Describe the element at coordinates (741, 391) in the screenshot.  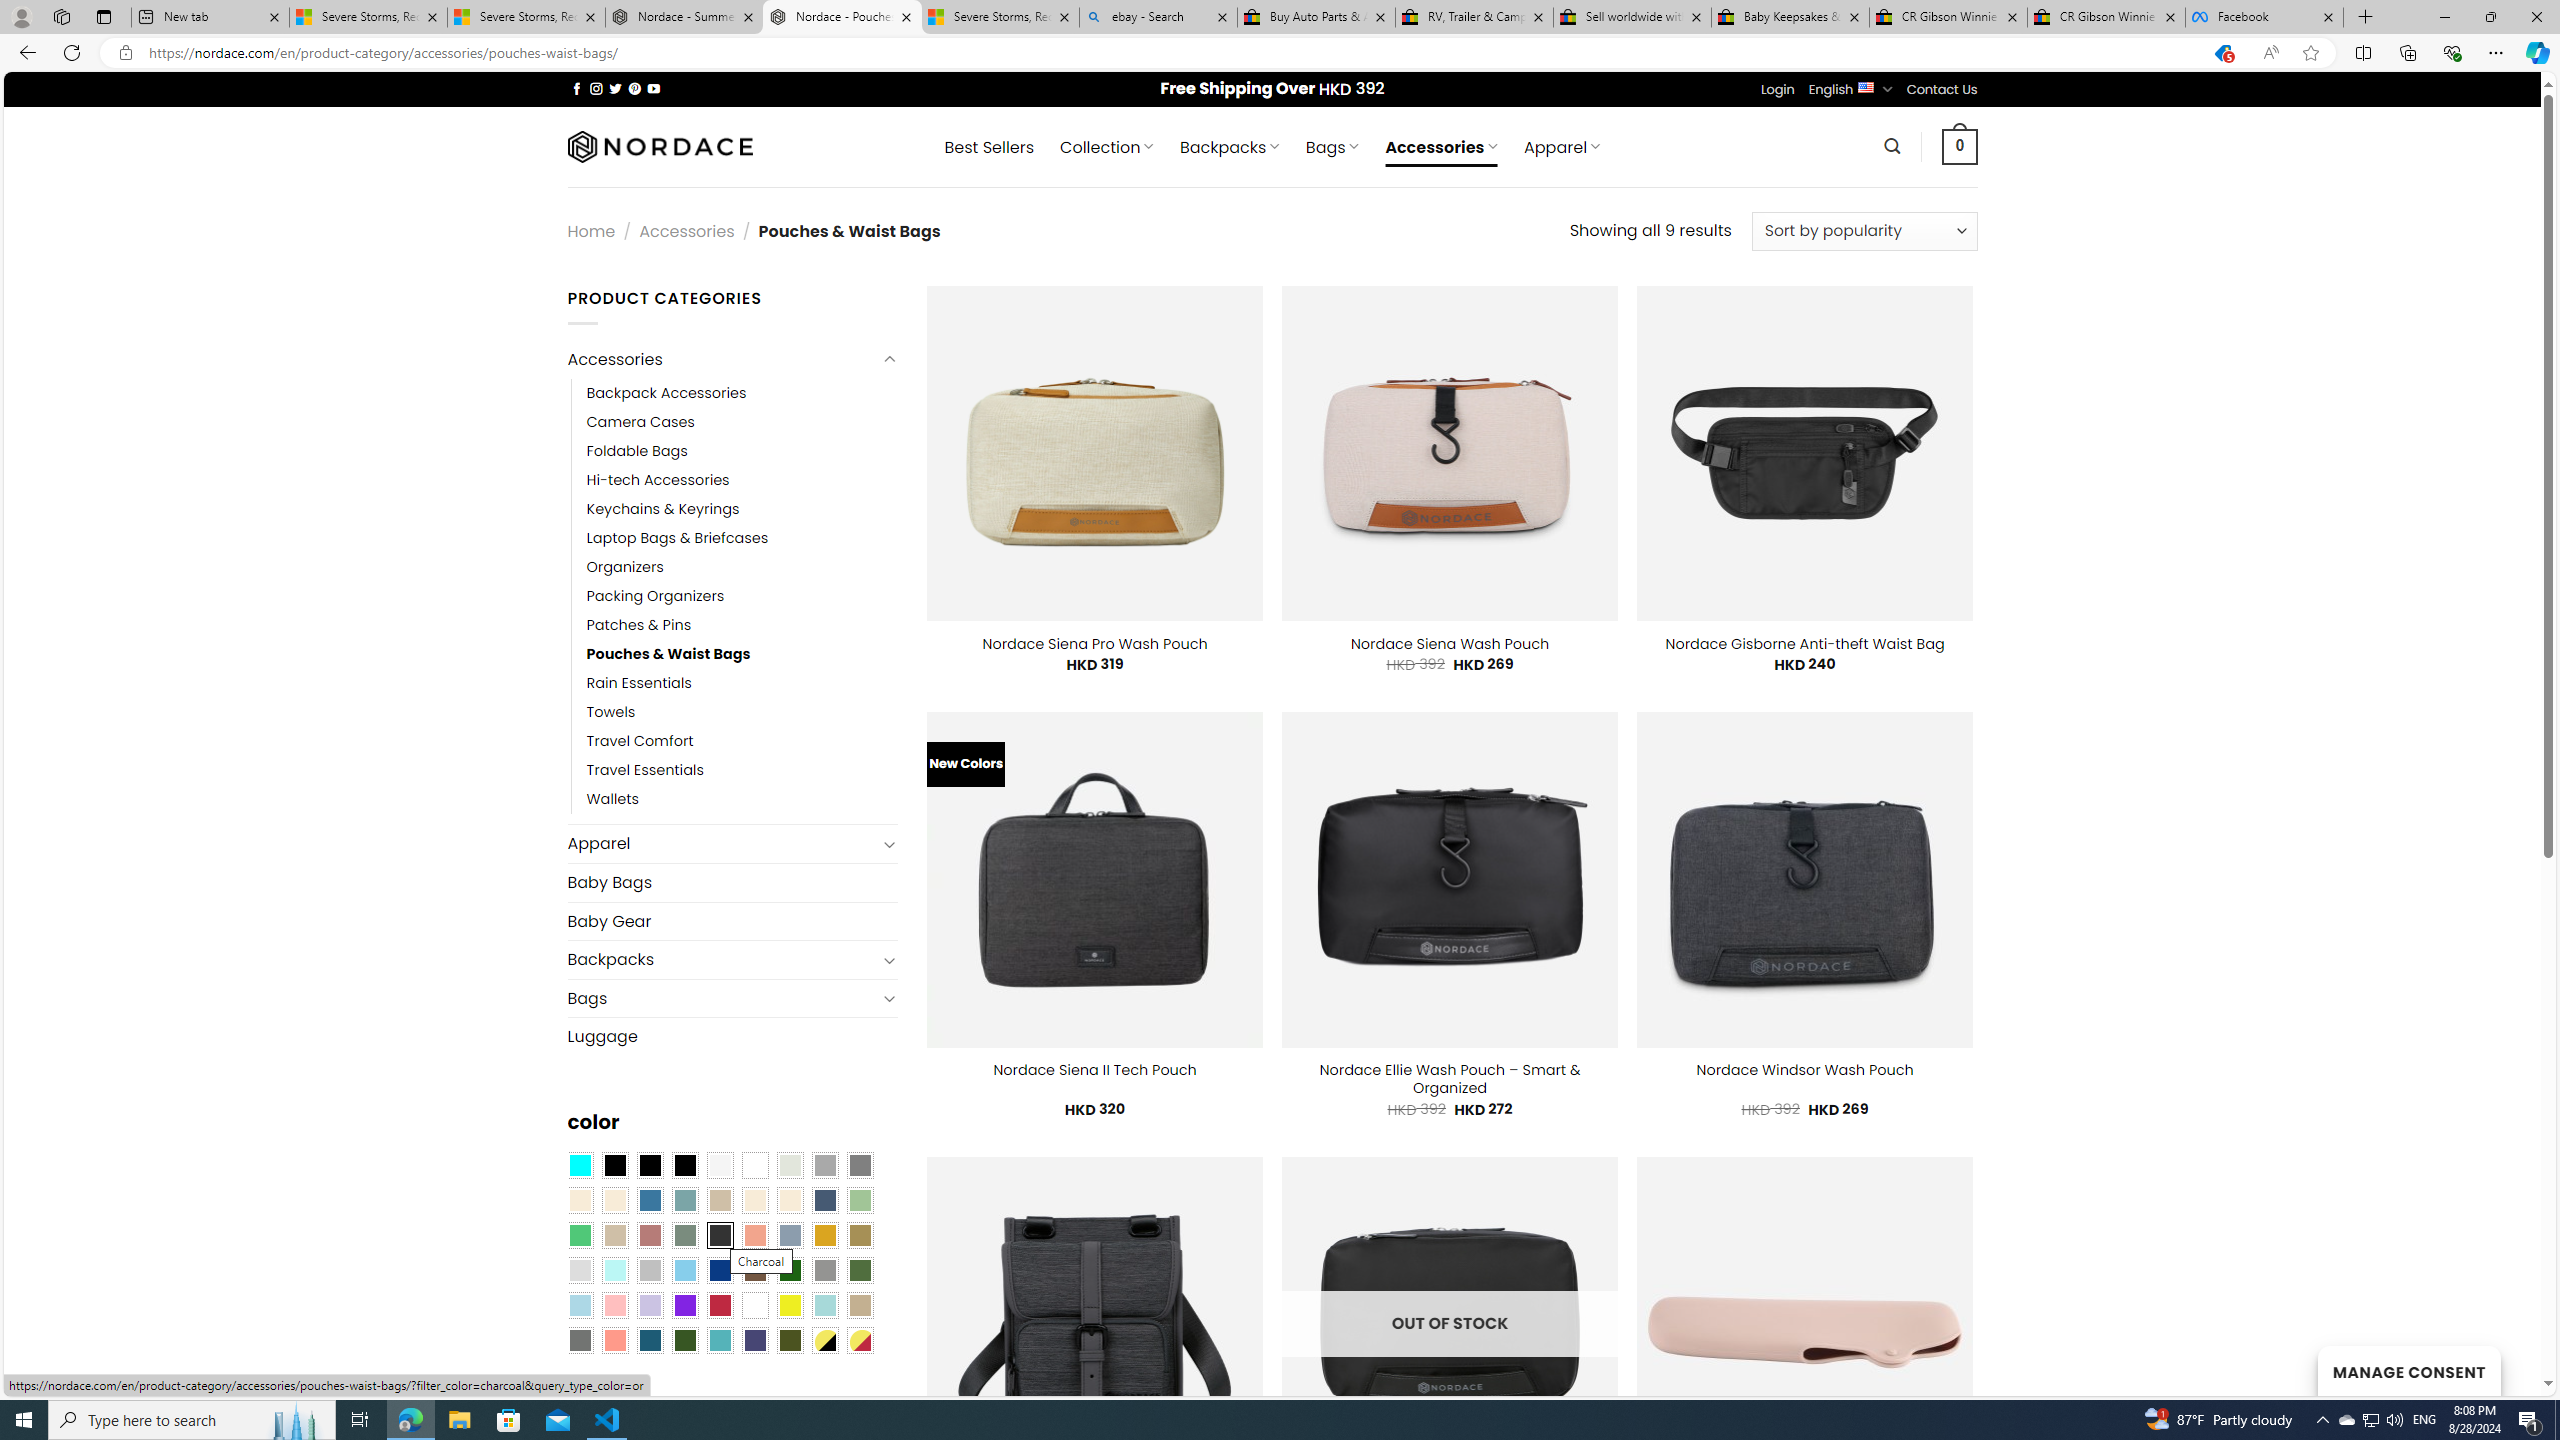
I see `'Backpack Accessories'` at that location.